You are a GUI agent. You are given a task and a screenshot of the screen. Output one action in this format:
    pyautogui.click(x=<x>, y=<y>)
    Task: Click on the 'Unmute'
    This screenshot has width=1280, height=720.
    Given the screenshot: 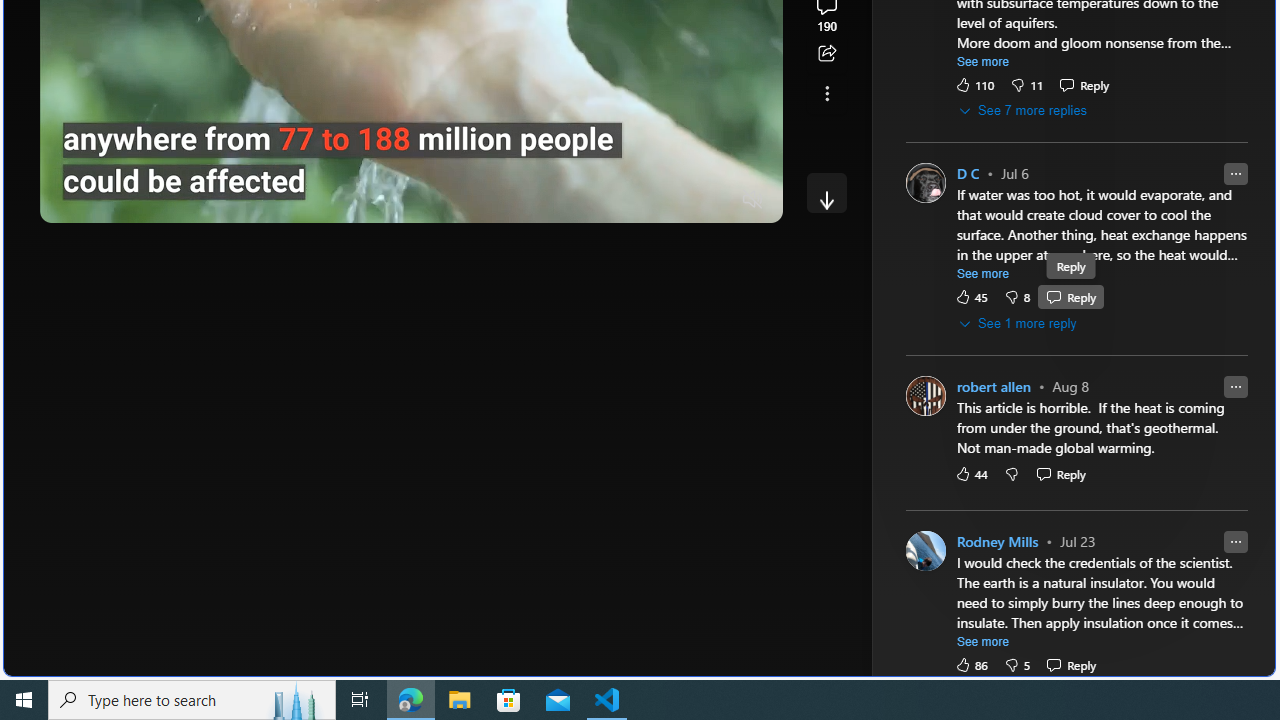 What is the action you would take?
    pyautogui.click(x=752, y=200)
    